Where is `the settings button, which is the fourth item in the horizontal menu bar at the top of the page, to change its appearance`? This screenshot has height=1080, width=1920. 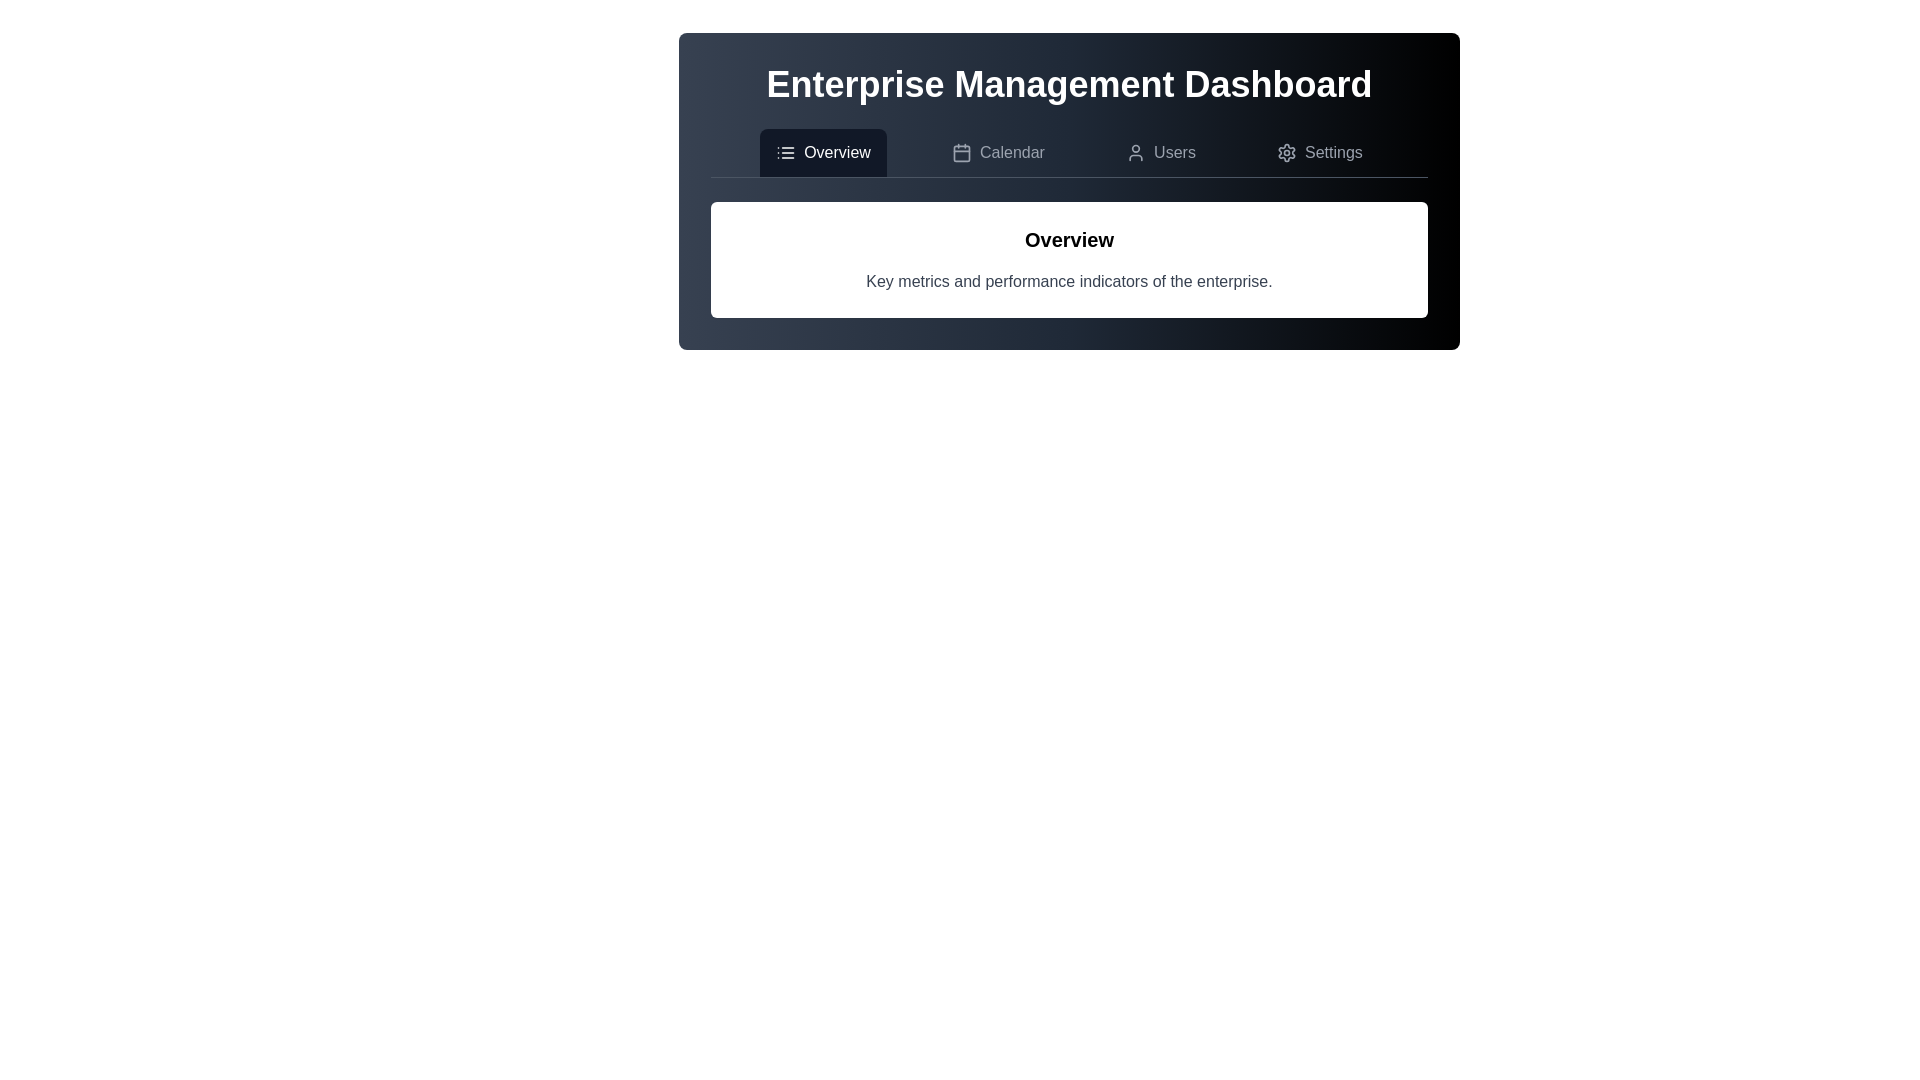 the settings button, which is the fourth item in the horizontal menu bar at the top of the page, to change its appearance is located at coordinates (1320, 152).